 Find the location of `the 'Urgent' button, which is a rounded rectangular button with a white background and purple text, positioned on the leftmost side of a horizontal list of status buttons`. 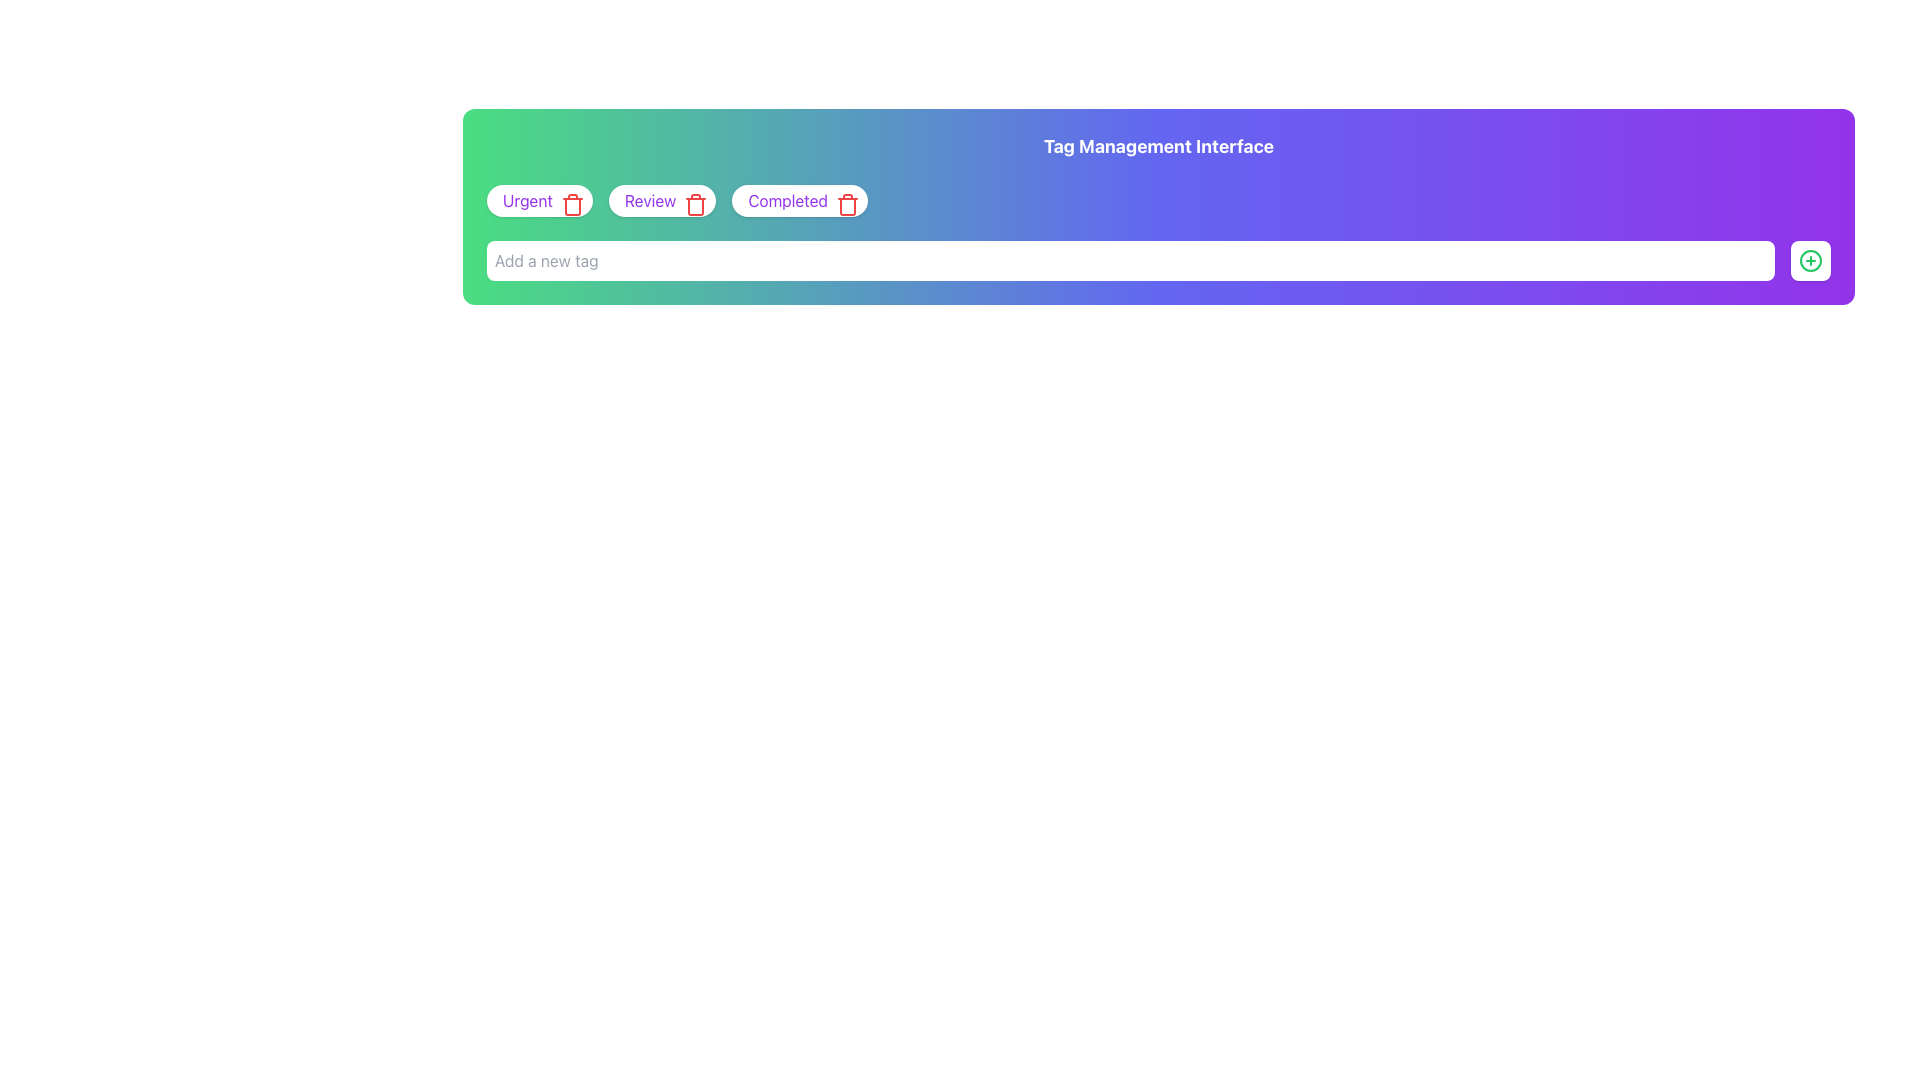

the 'Urgent' button, which is a rounded rectangular button with a white background and purple text, positioned on the leftmost side of a horizontal list of status buttons is located at coordinates (539, 200).